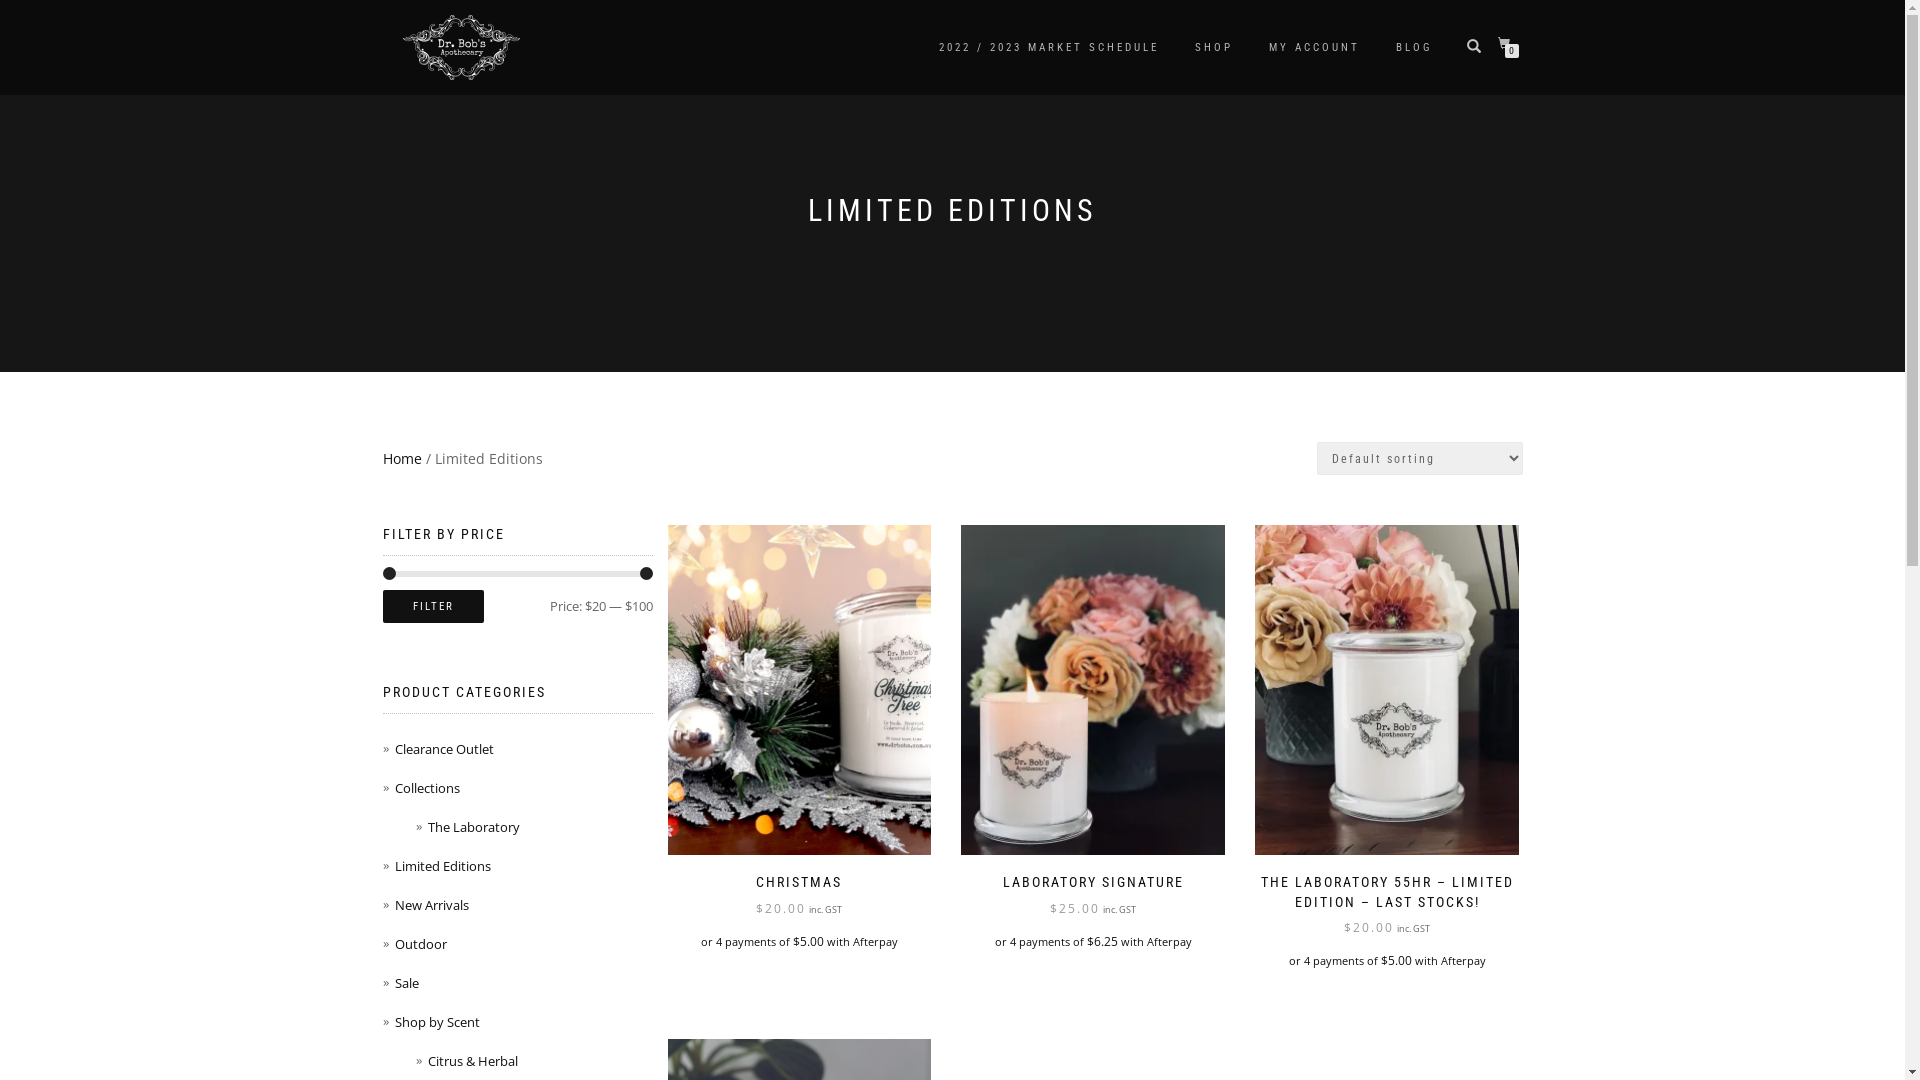  Describe the element at coordinates (405, 982) in the screenshot. I see `'Sale'` at that location.